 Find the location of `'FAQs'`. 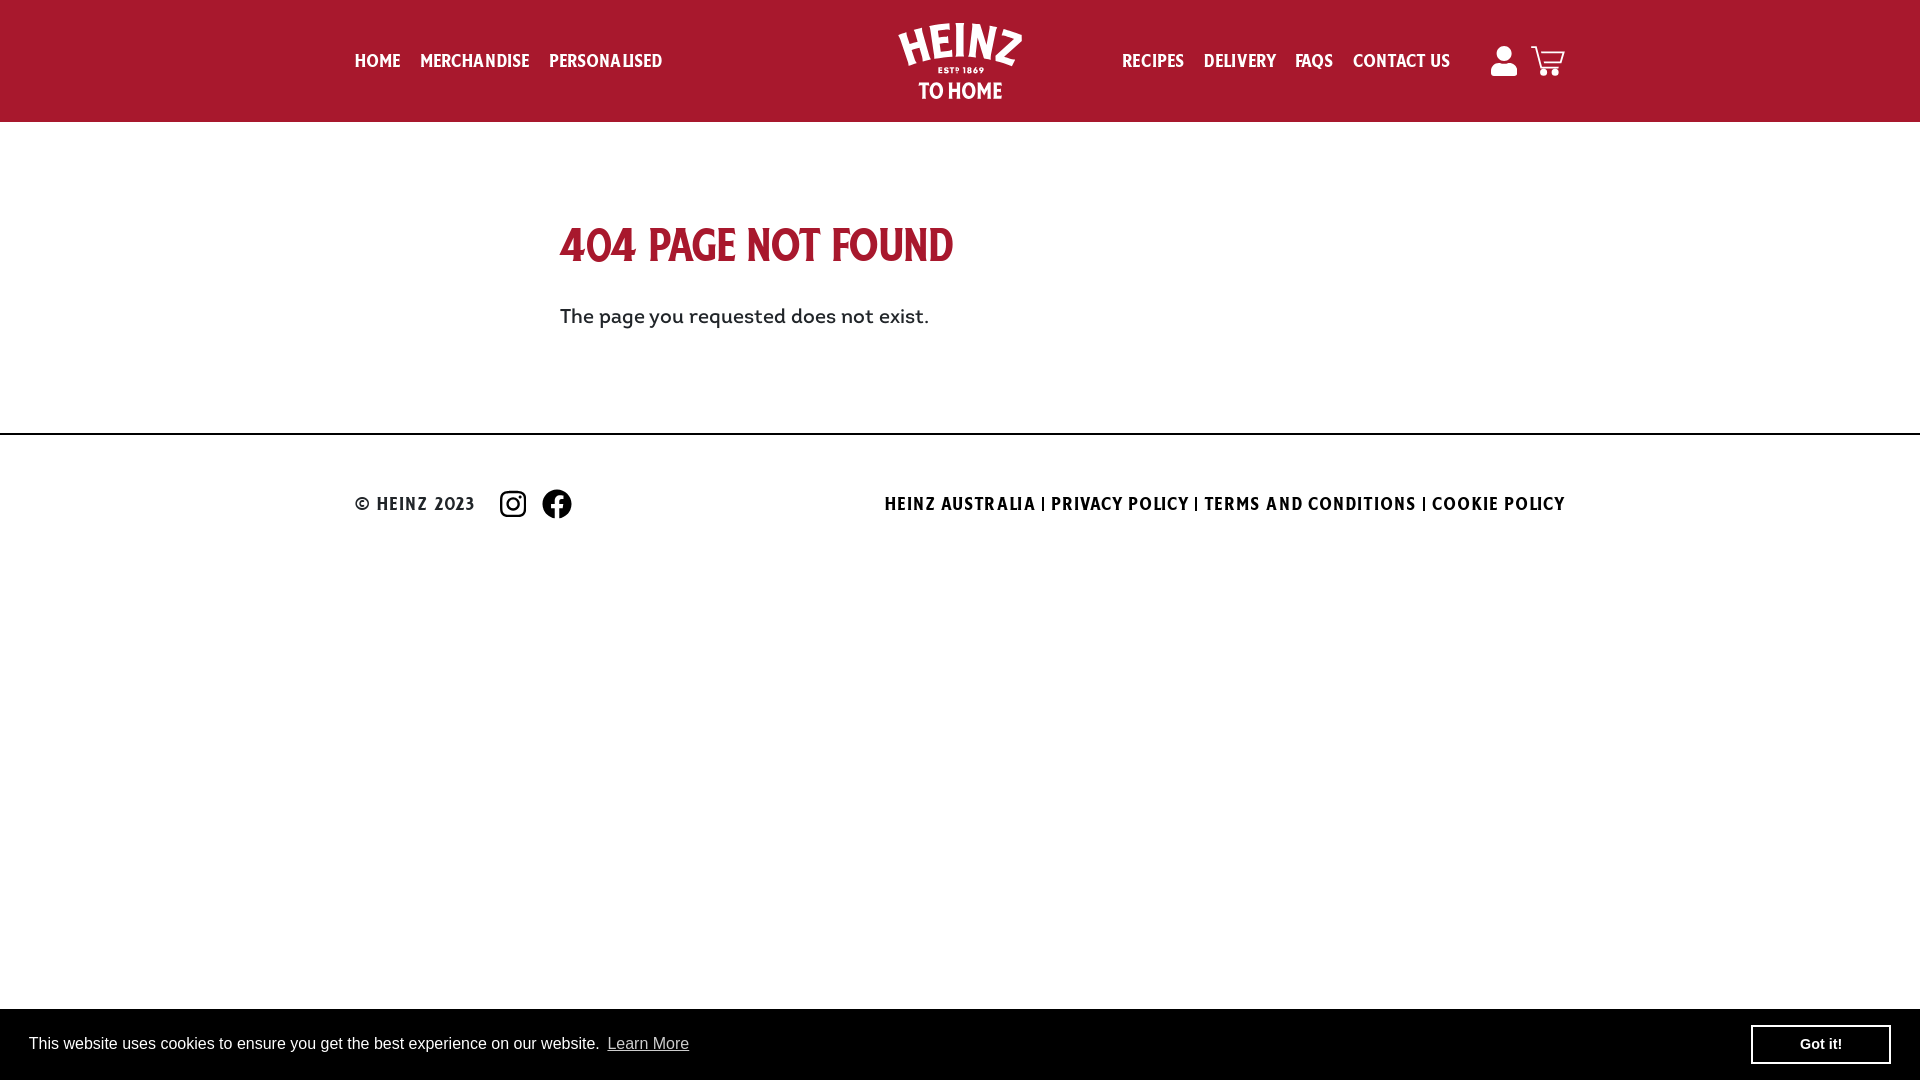

'FAQs' is located at coordinates (1315, 60).